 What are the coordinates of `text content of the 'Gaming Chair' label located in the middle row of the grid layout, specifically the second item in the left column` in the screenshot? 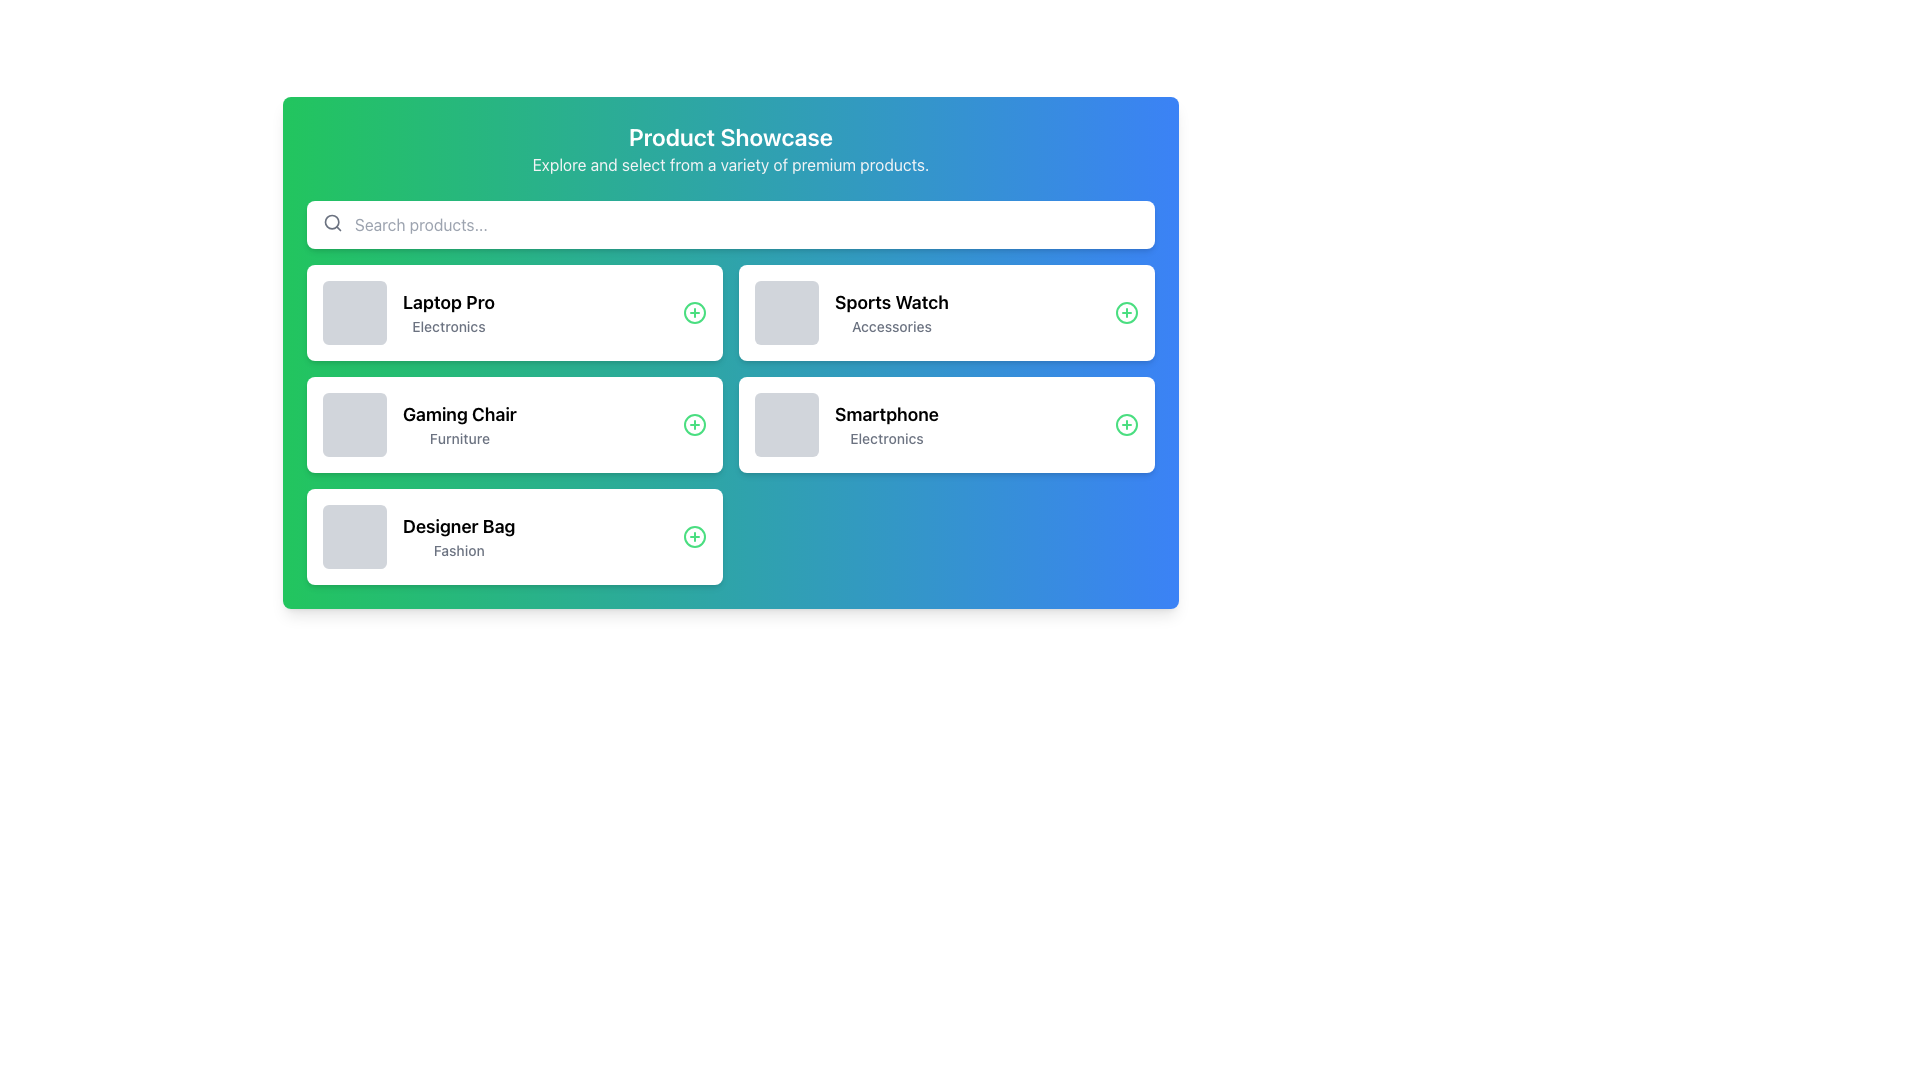 It's located at (458, 423).